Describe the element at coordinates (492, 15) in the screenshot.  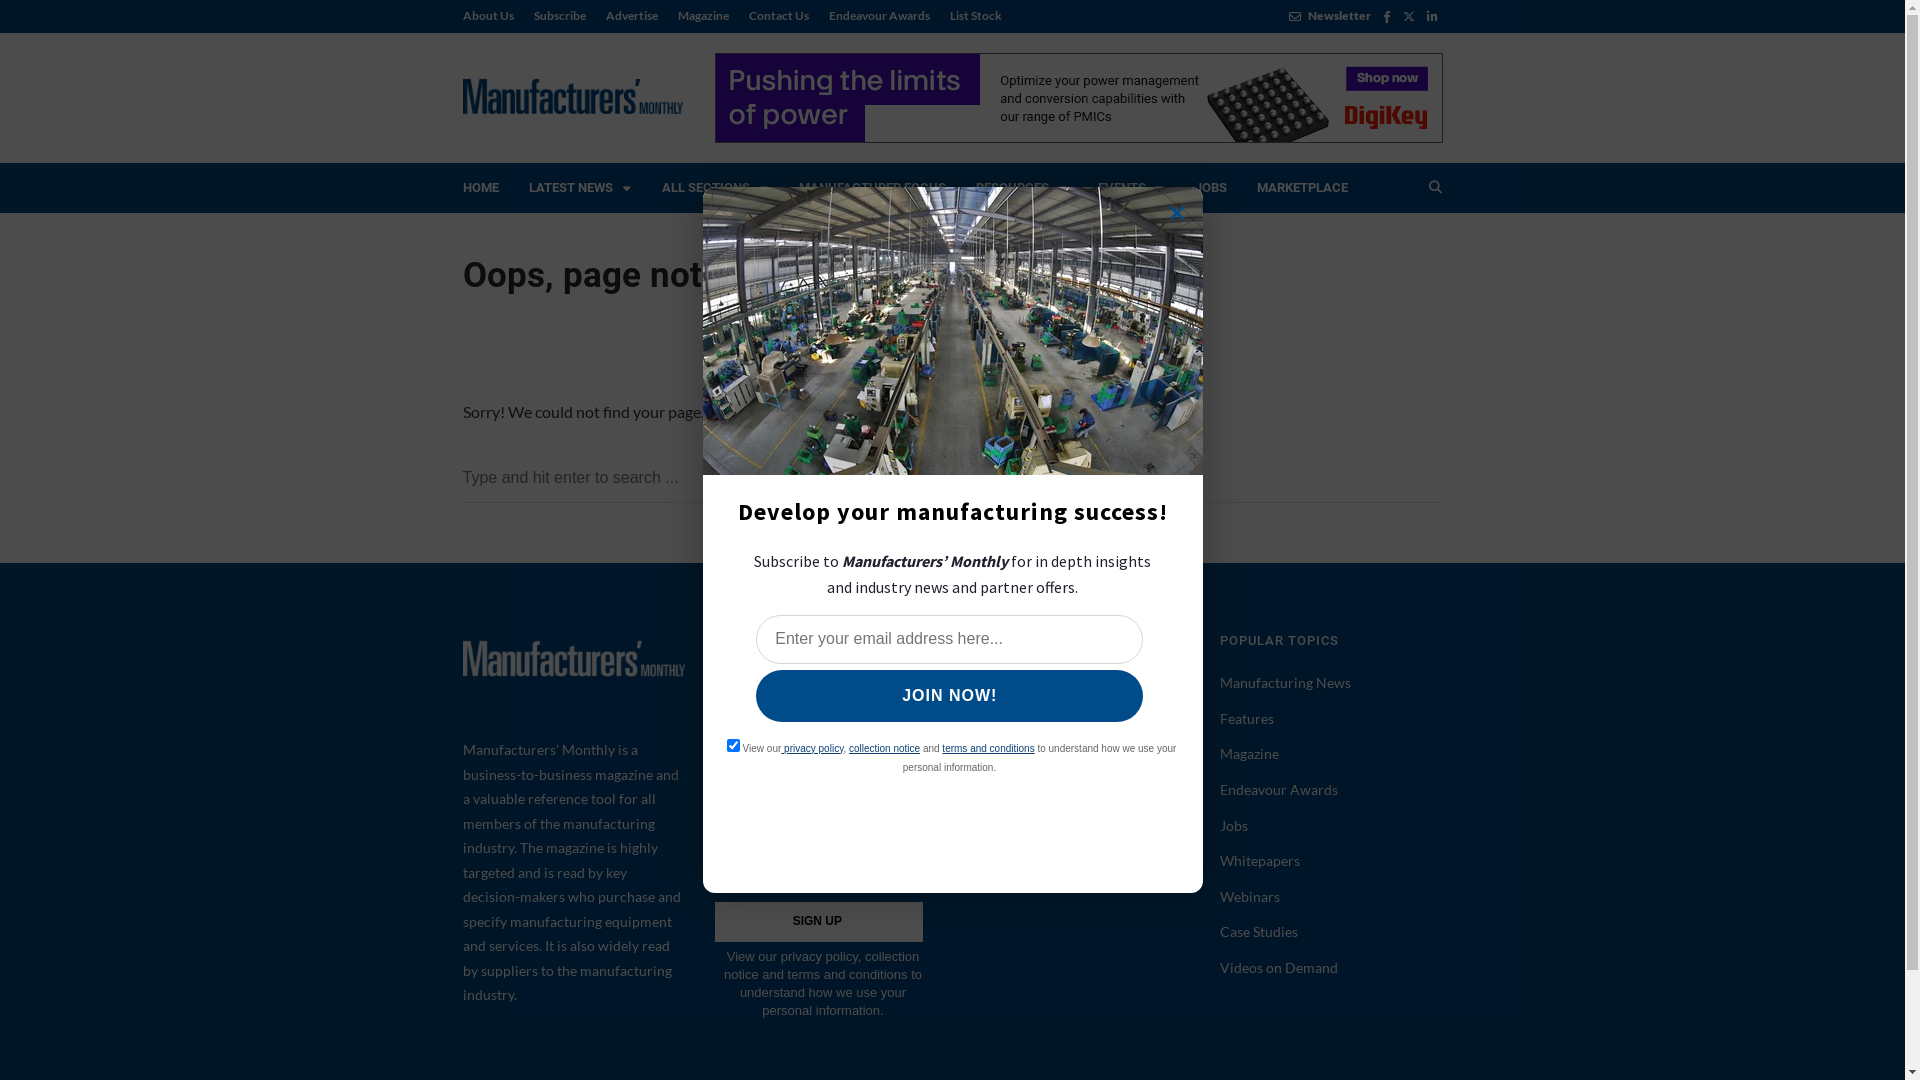
I see `'About Us'` at that location.